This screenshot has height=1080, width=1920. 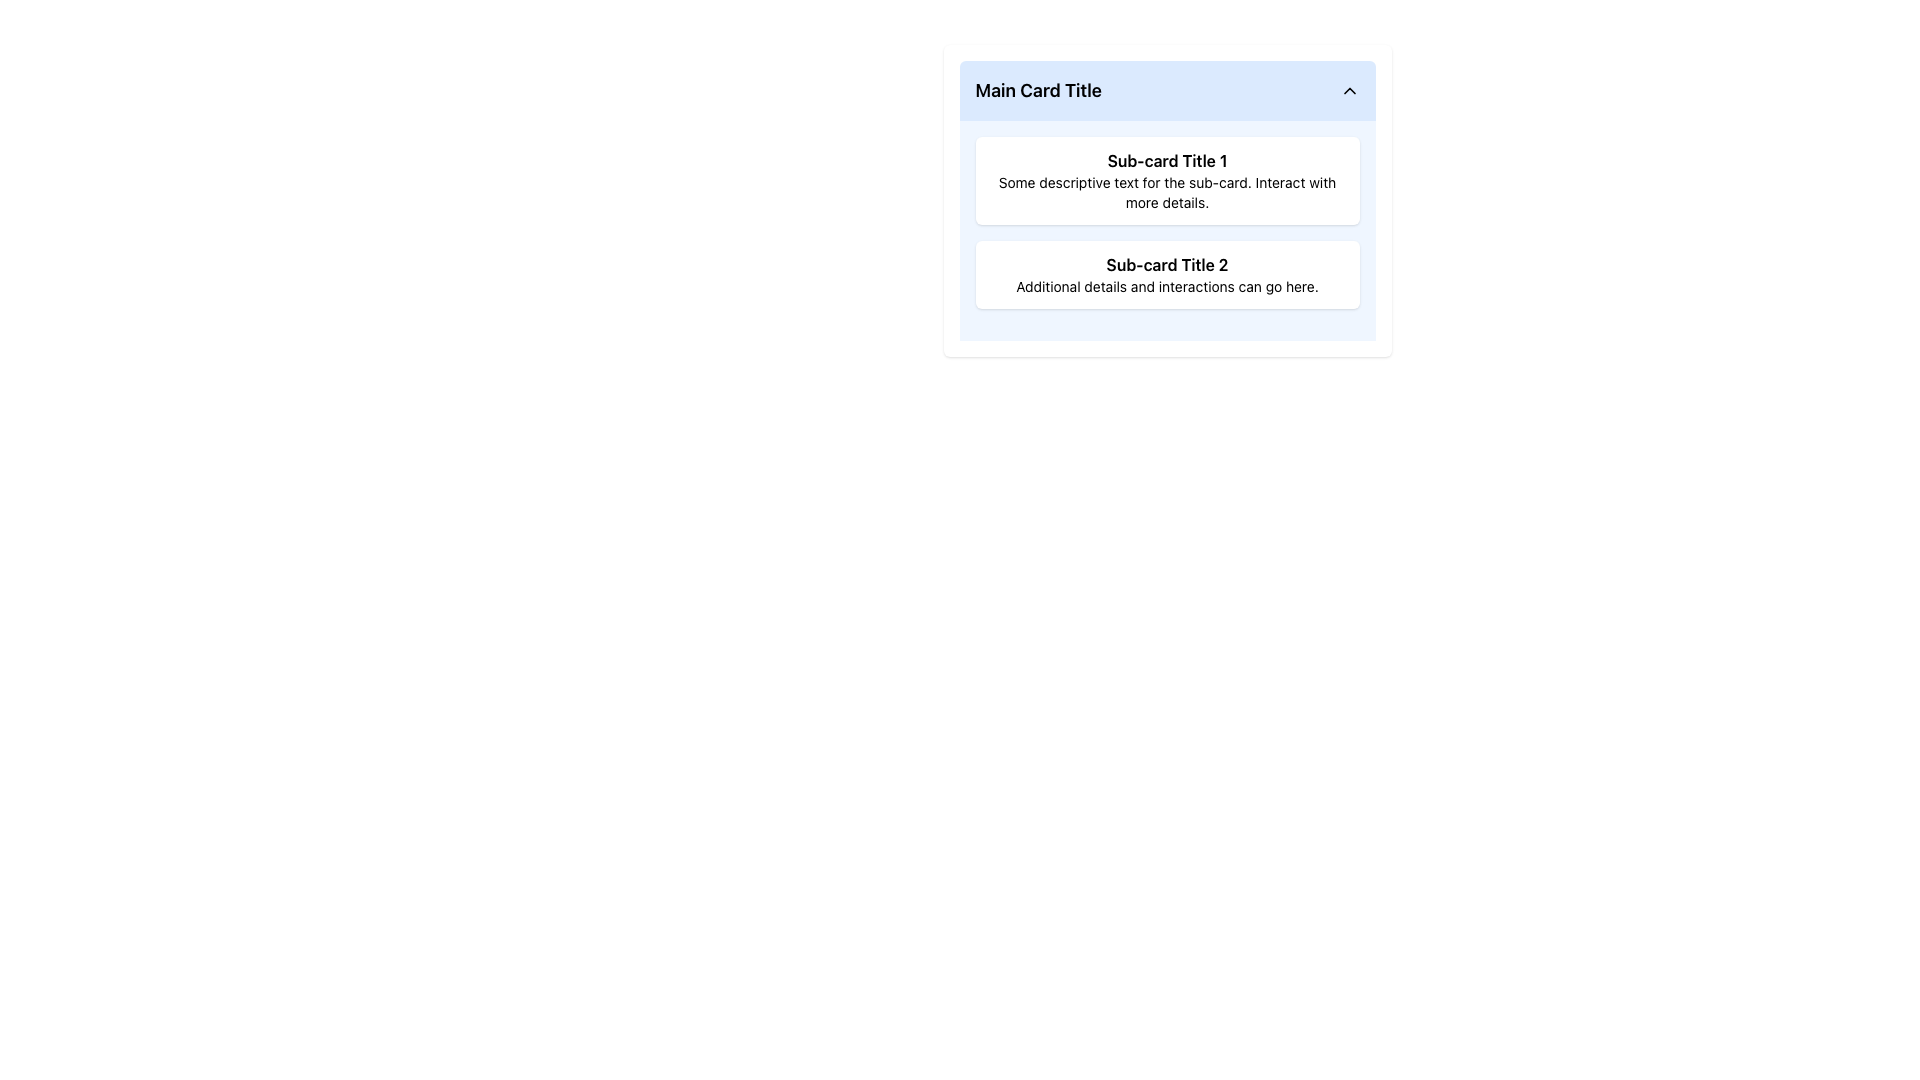 I want to click on the button located in the upper-right corner of the card's header, so click(x=1349, y=91).